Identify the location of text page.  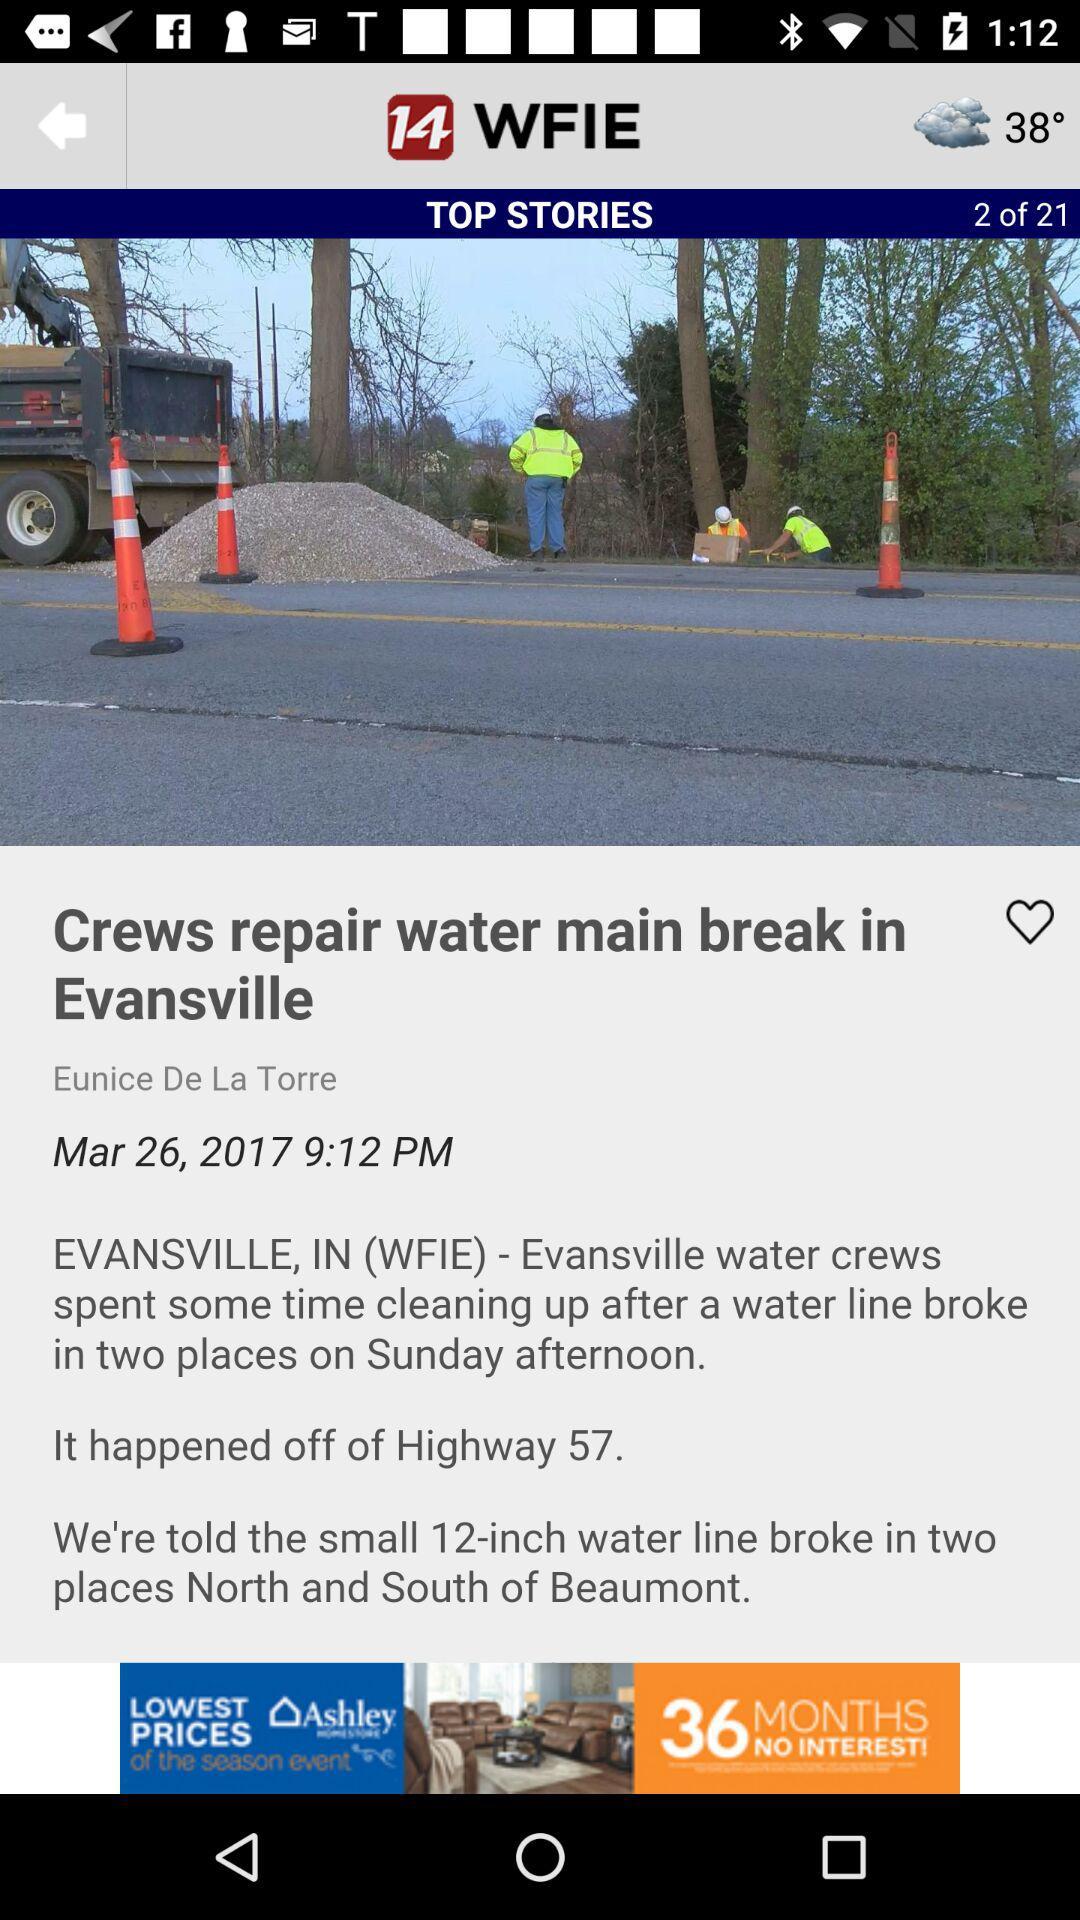
(540, 1253).